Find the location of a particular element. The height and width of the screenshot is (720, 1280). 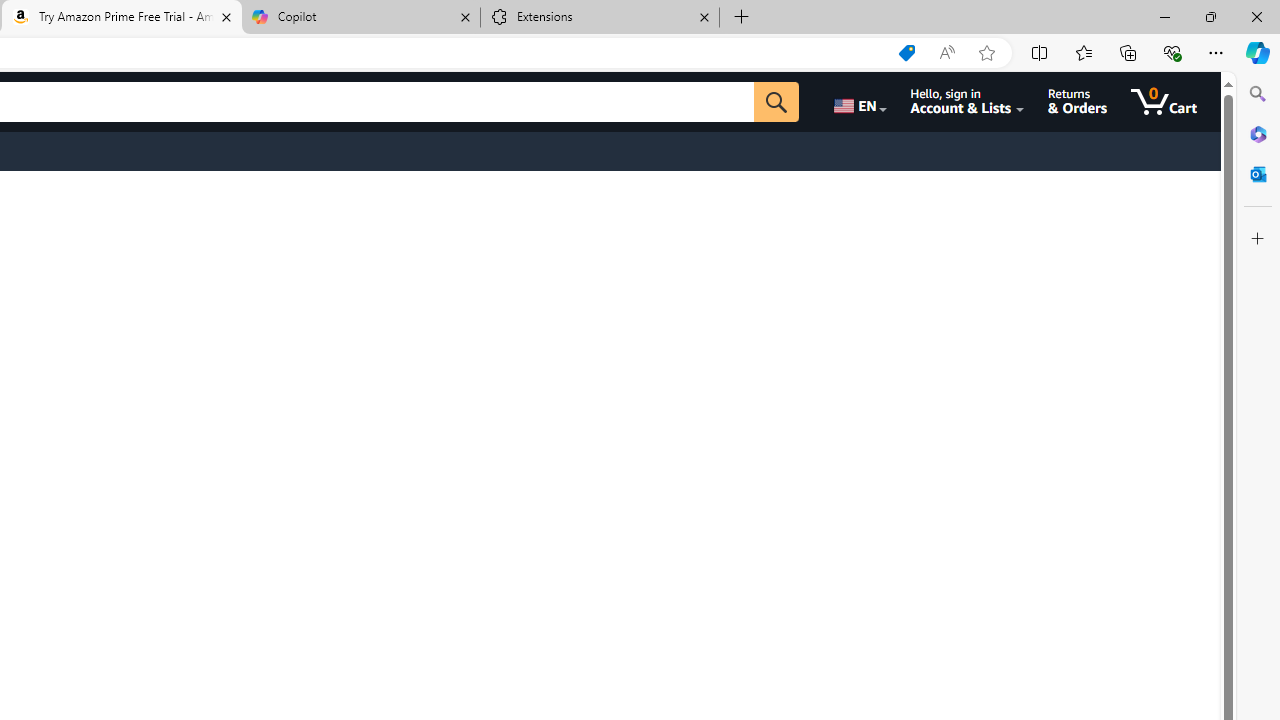

'Returns & Orders' is located at coordinates (1076, 101).